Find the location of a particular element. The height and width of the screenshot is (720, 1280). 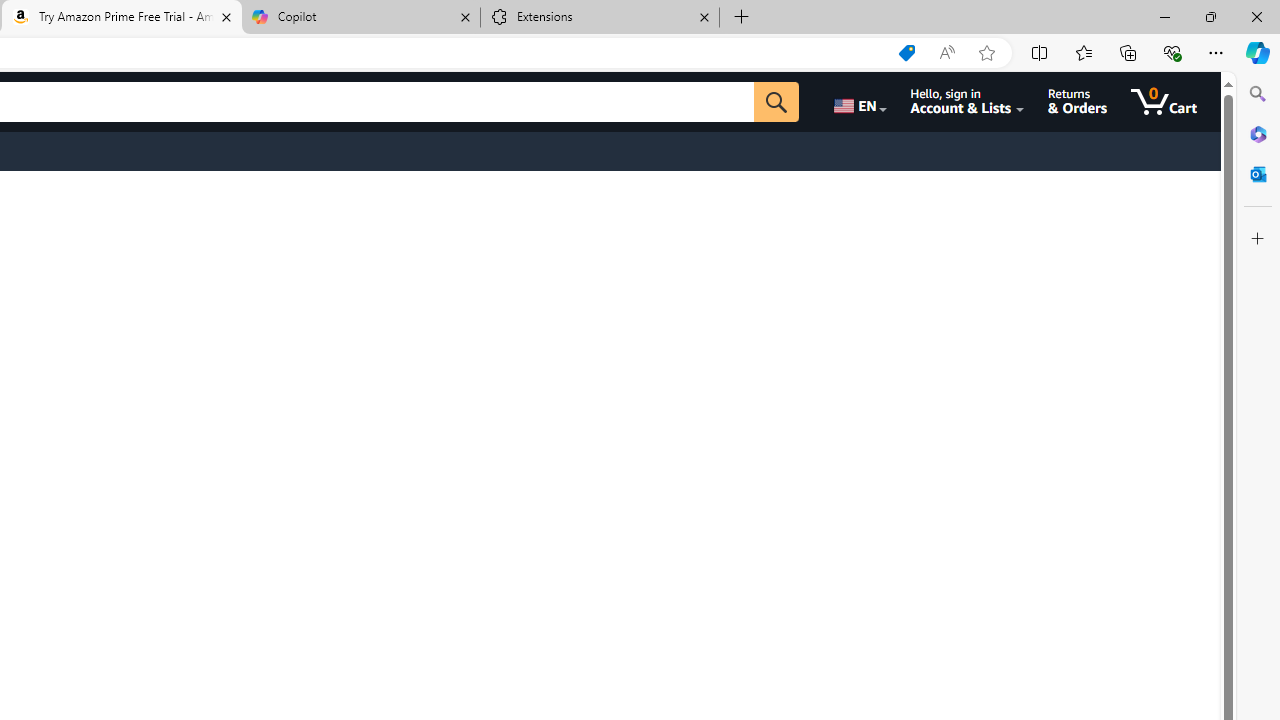

'Returns & Orders' is located at coordinates (1076, 101).